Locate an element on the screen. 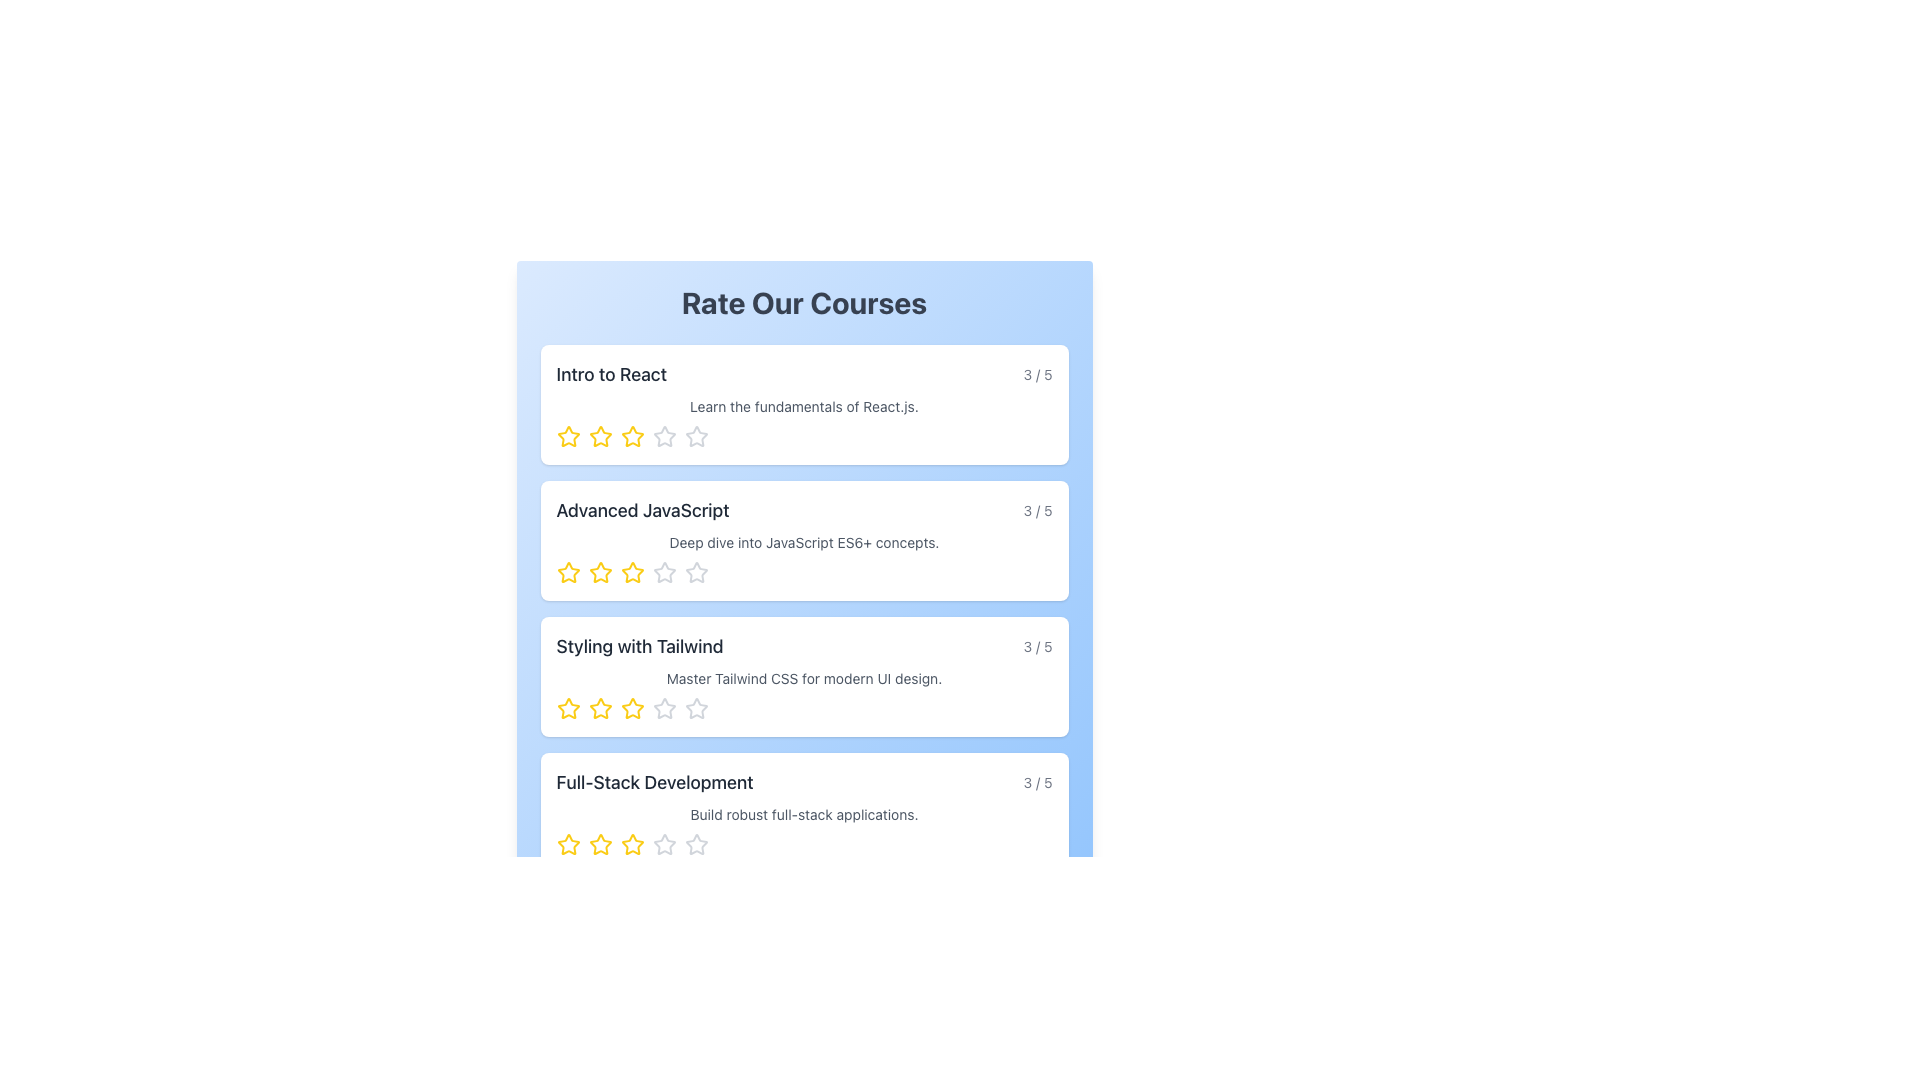  the fifth star icon in the five-star rating system for the 'Full-Stack Development' course by dragging it, indicating a rating of 5 is located at coordinates (696, 844).